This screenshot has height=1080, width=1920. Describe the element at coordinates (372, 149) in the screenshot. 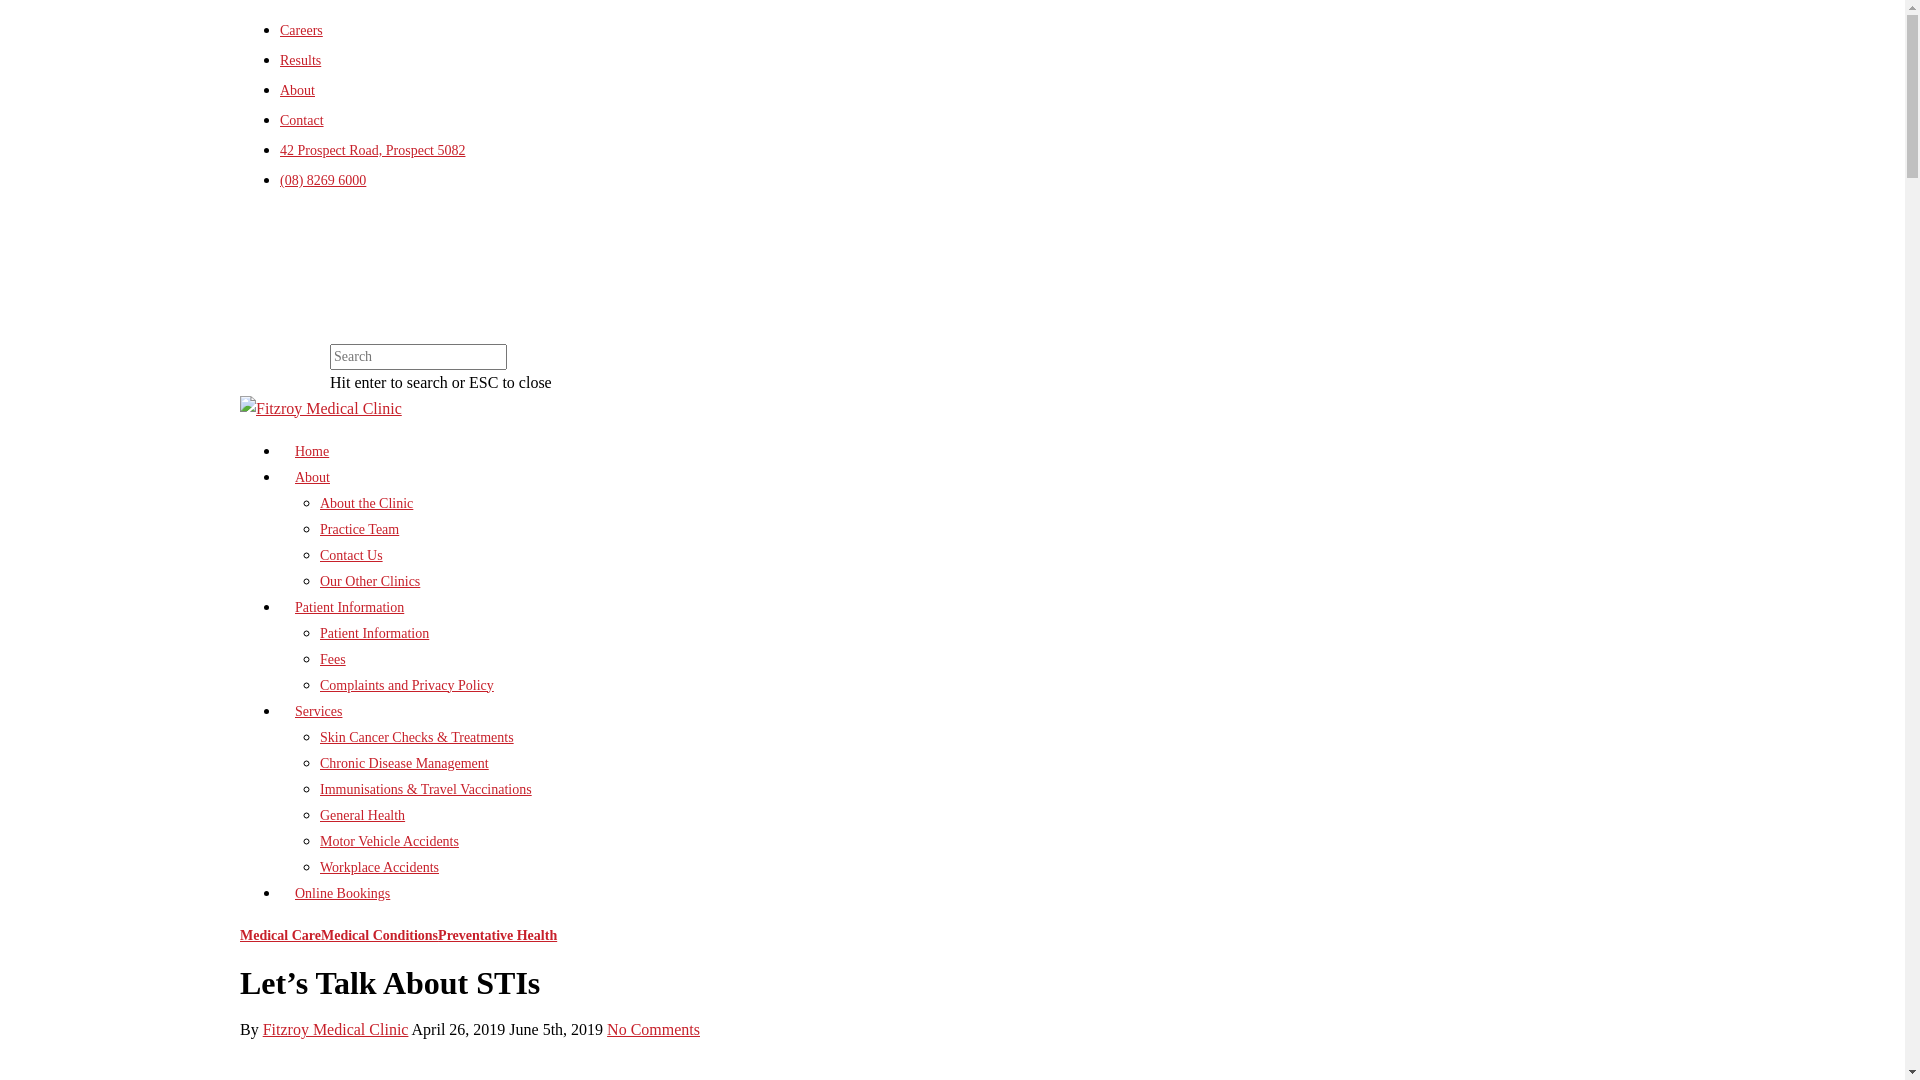

I see `'42 Prospect Road, Prospect 5082'` at that location.